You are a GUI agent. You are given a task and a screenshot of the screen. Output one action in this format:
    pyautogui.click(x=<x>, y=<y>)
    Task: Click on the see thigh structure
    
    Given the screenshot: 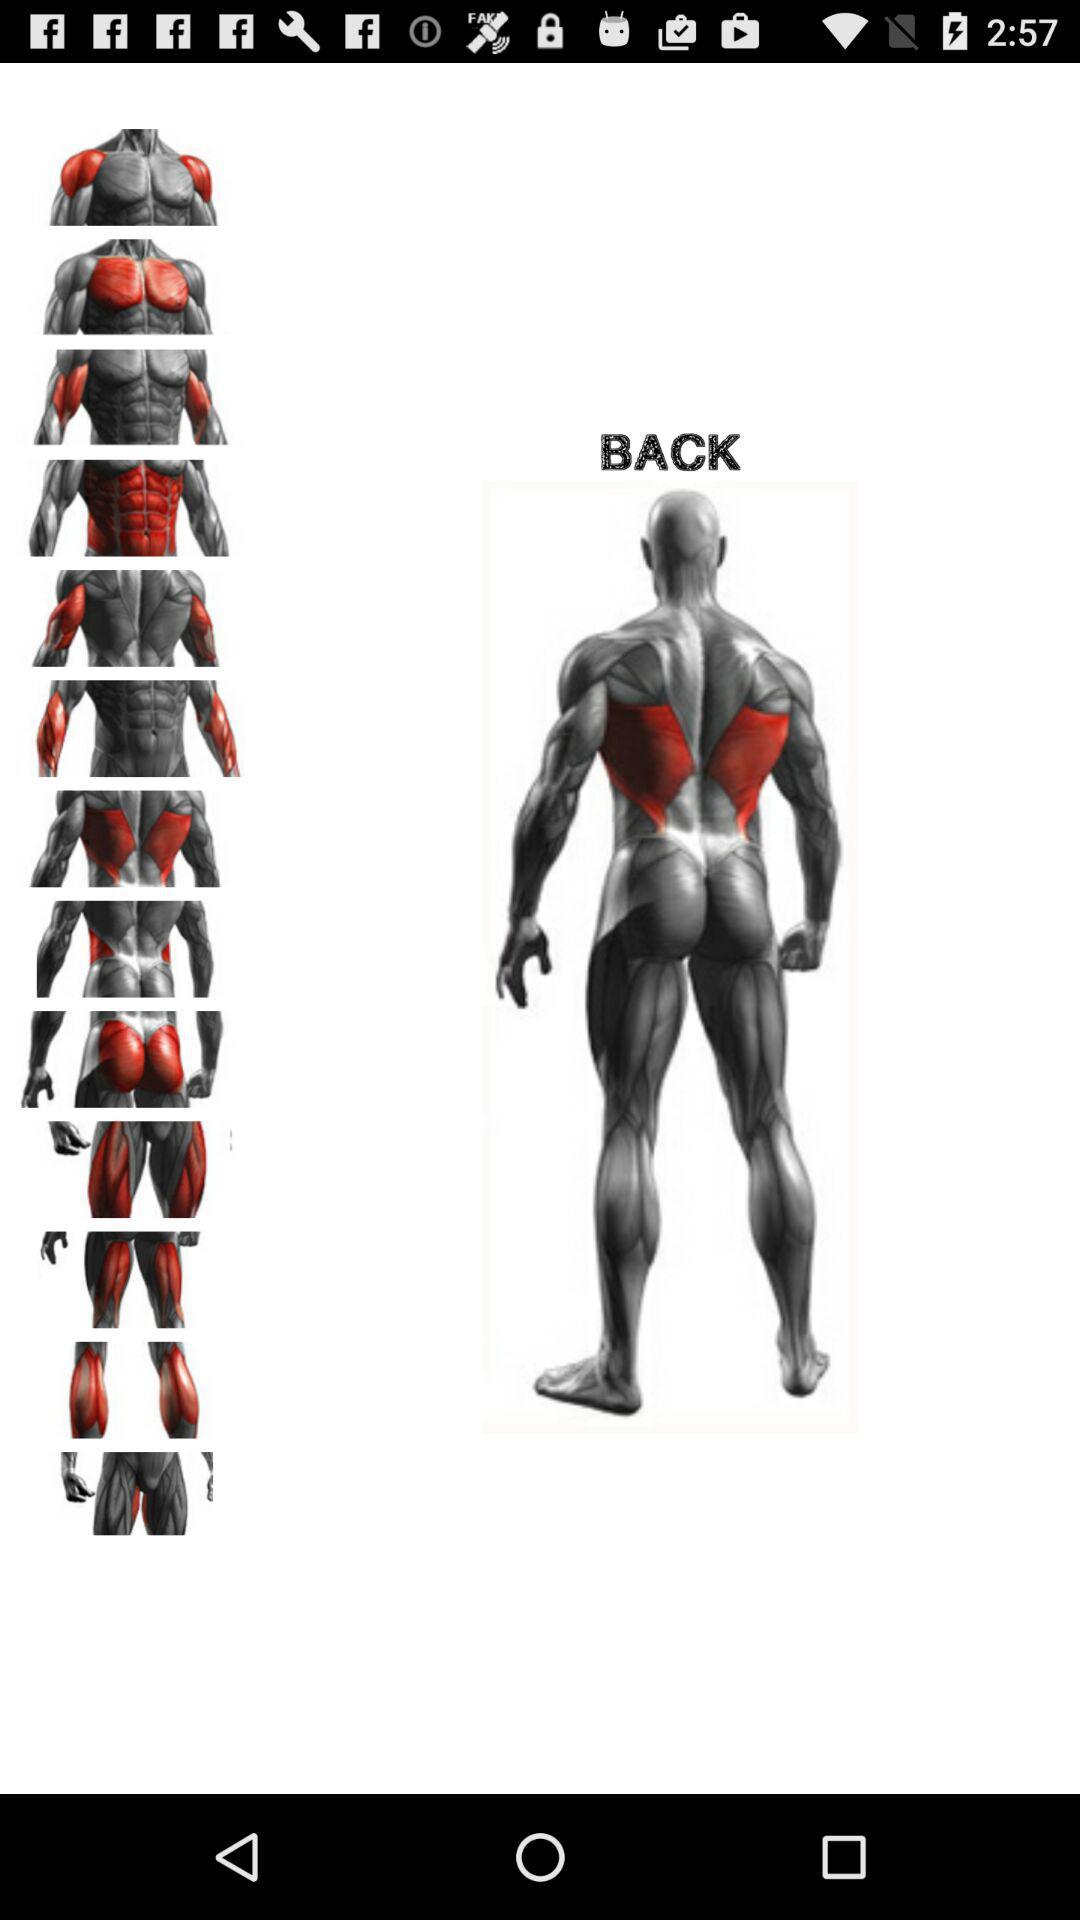 What is the action you would take?
    pyautogui.click(x=131, y=1272)
    